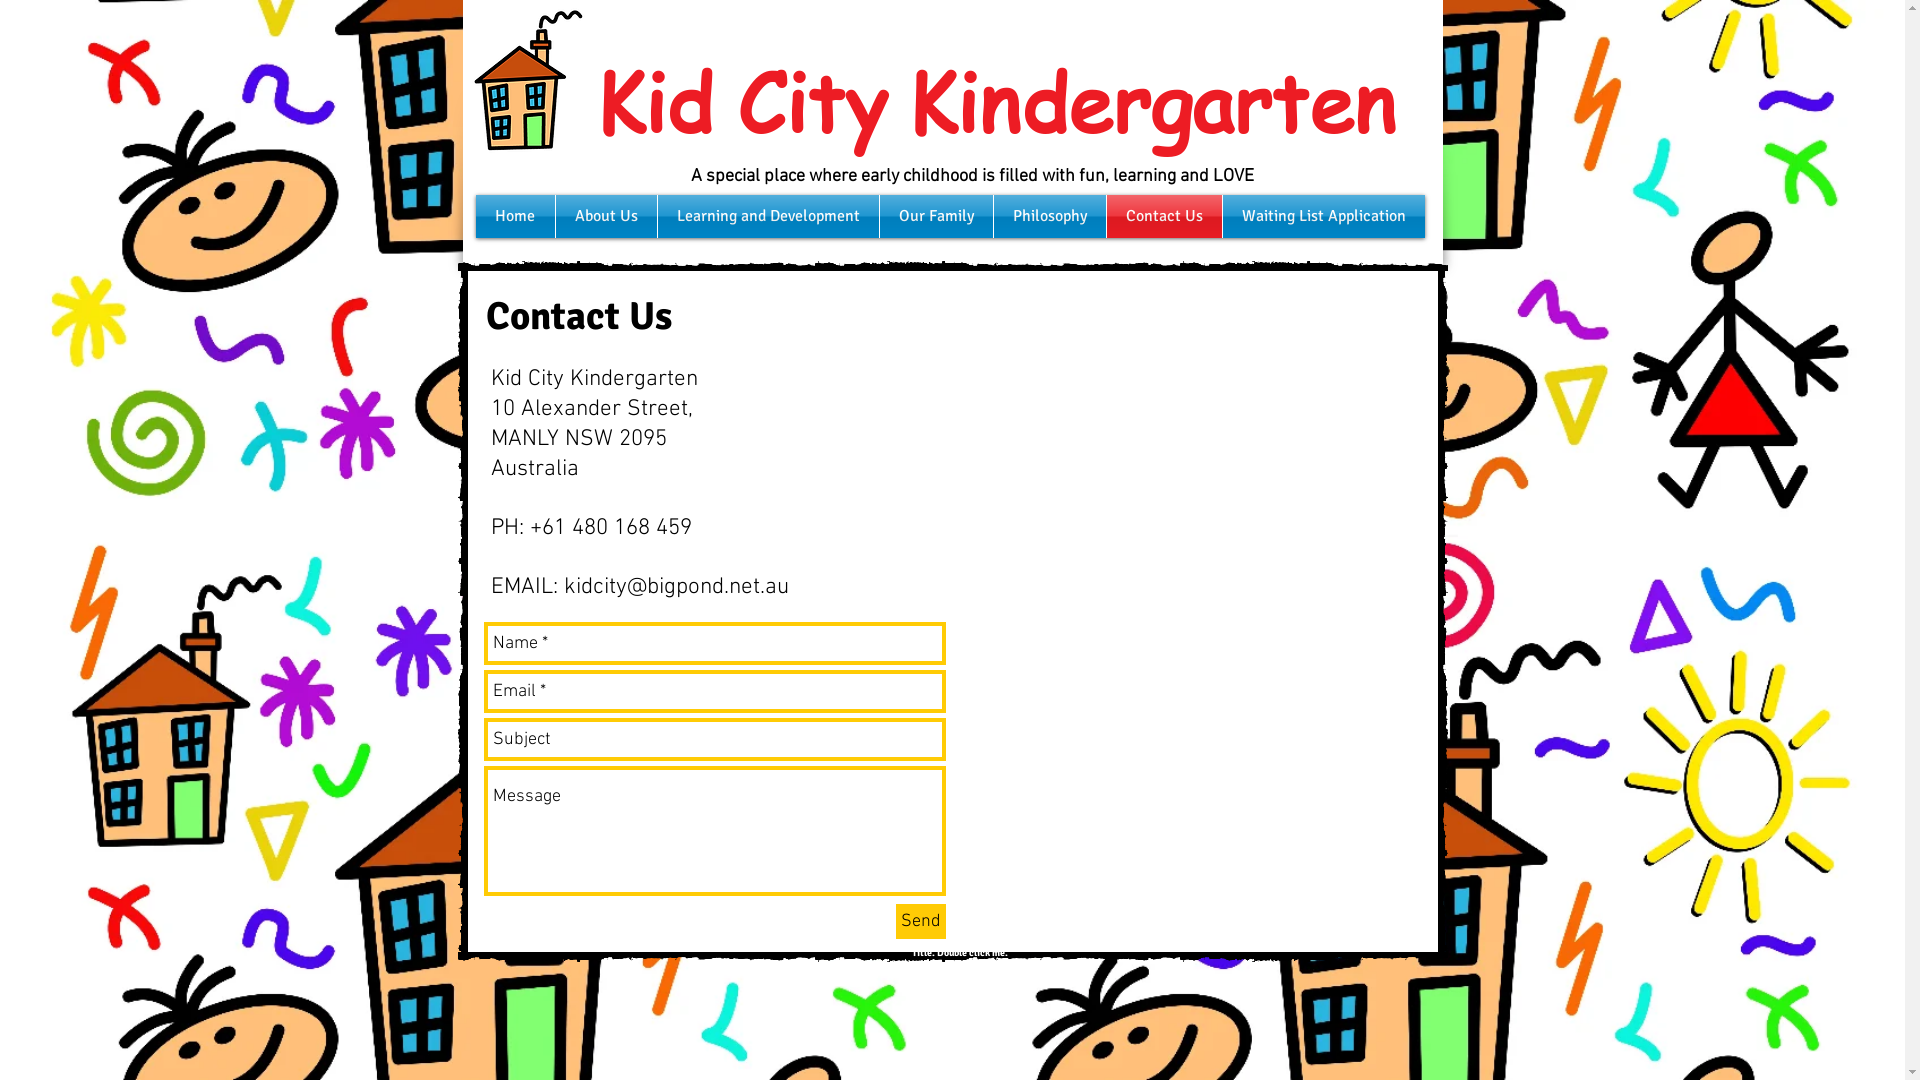  What do you see at coordinates (920, 921) in the screenshot?
I see `'Send'` at bounding box center [920, 921].